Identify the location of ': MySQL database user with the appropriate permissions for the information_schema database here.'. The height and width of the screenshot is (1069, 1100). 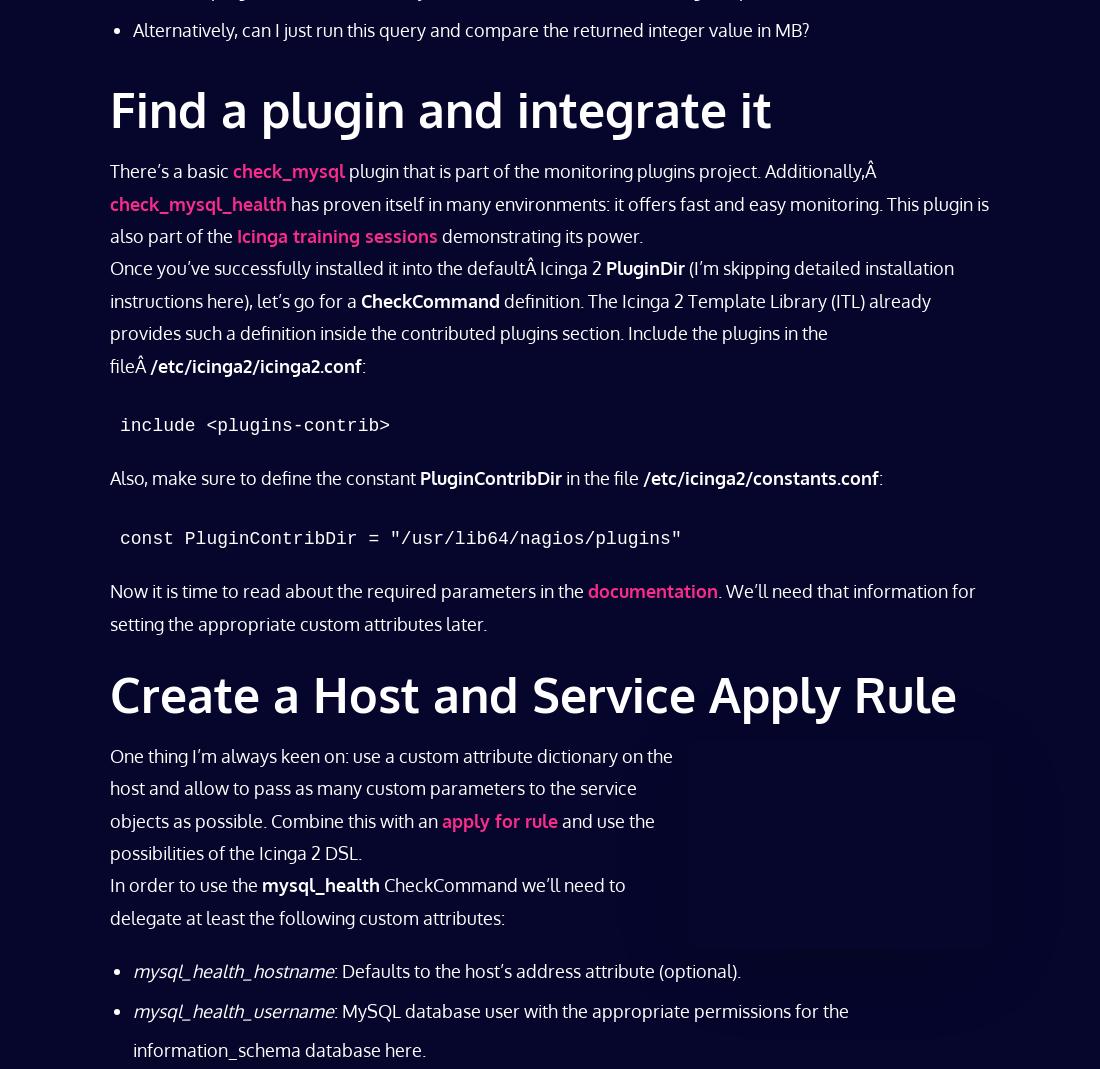
(132, 1029).